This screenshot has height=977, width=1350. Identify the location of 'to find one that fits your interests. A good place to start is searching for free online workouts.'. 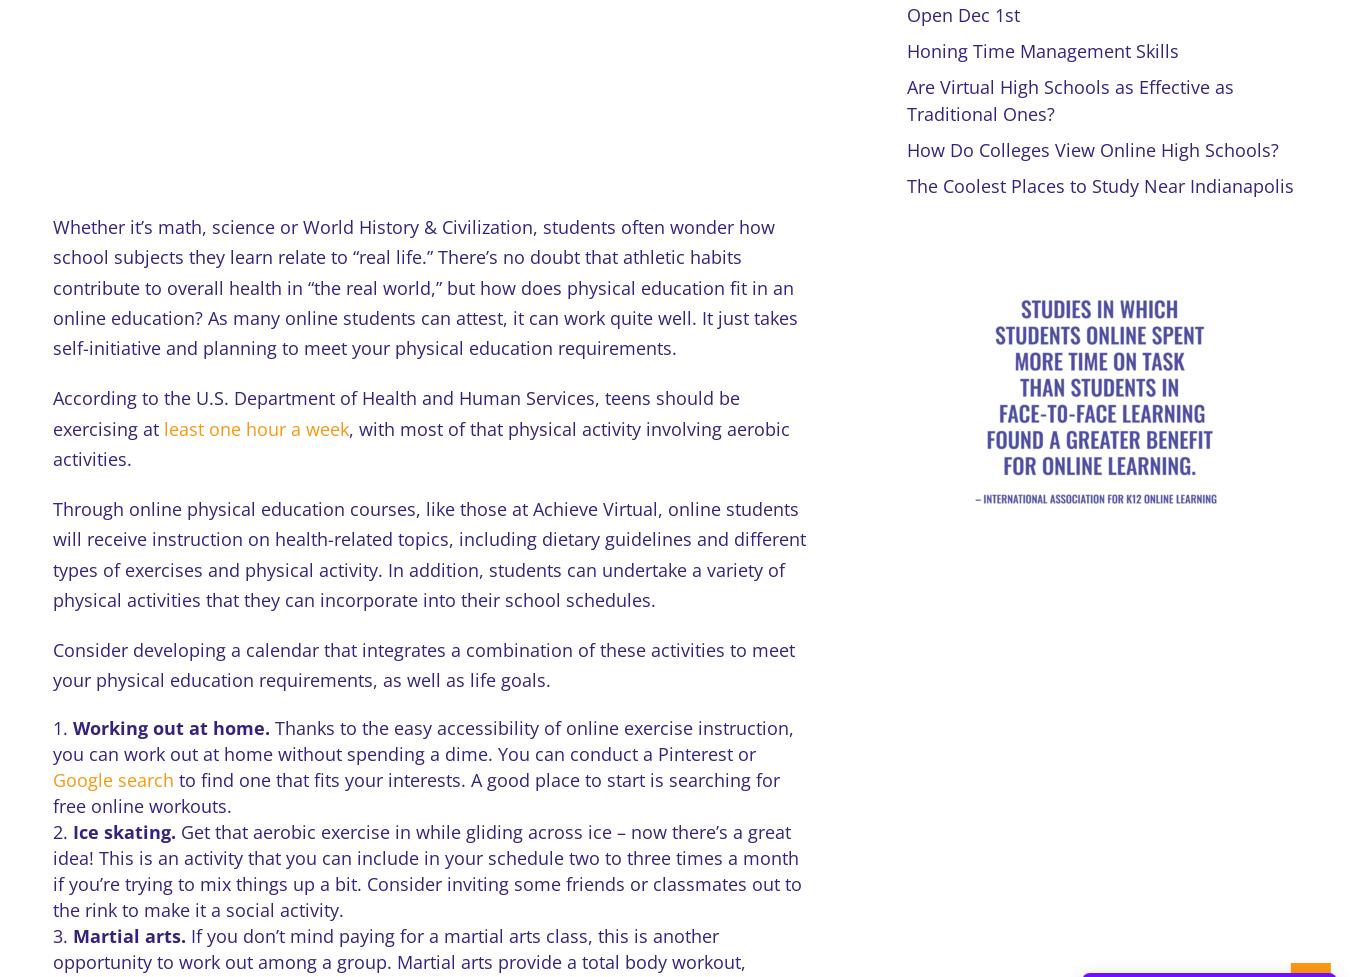
(50, 793).